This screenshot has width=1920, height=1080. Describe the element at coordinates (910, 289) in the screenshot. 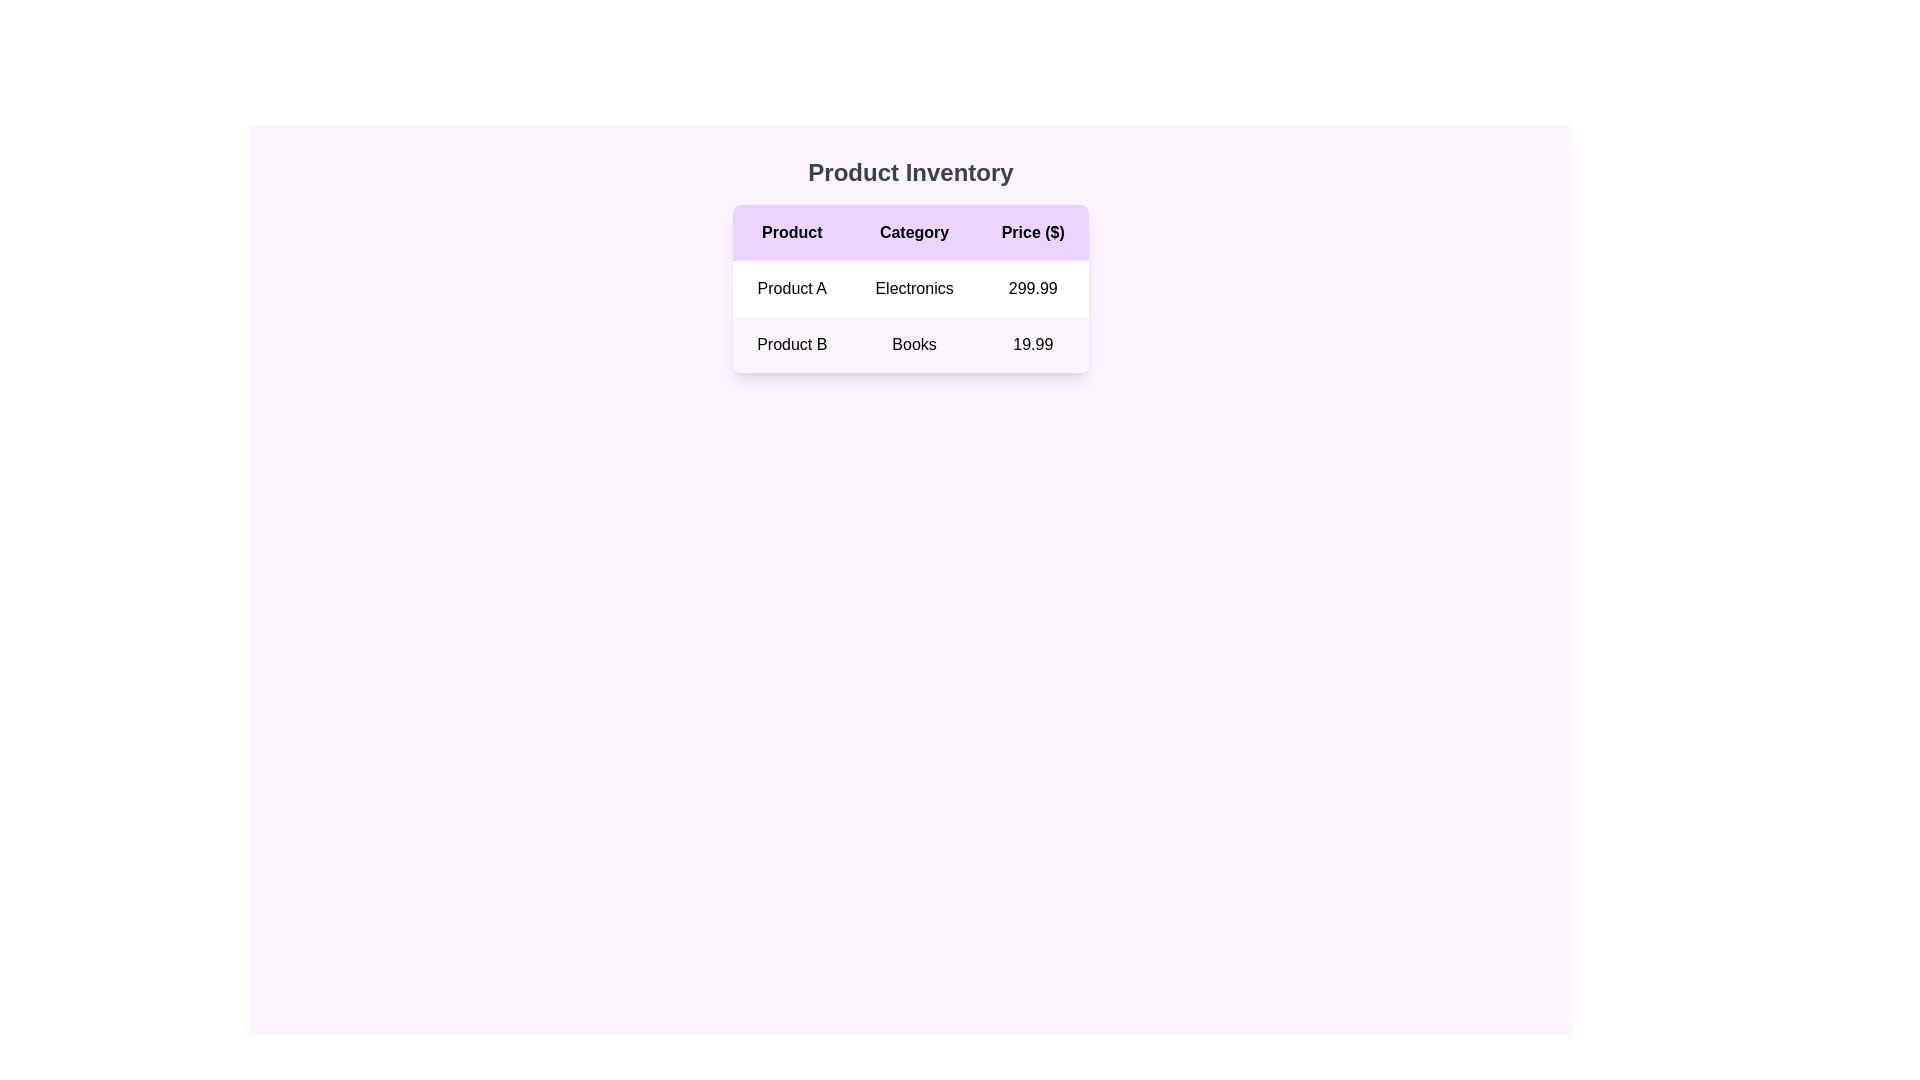

I see `the product table element displaying 'Product', 'Category', and 'Price ($)' with a purple header, located beneath the main title 'Product Inventory'` at that location.